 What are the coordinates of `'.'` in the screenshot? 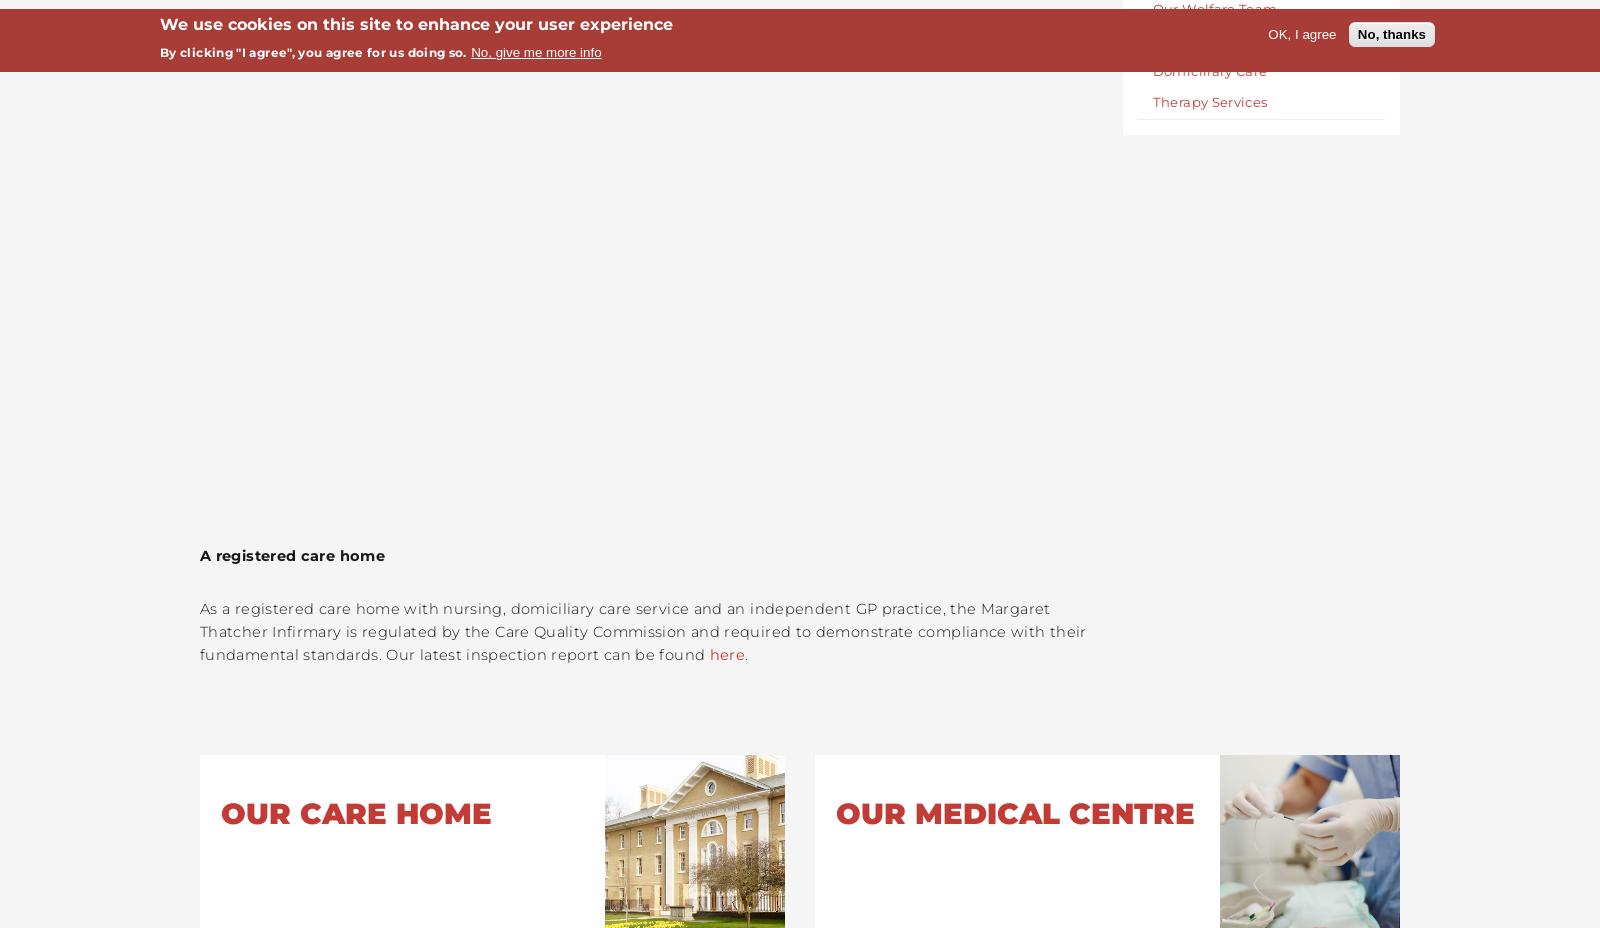 It's located at (746, 654).